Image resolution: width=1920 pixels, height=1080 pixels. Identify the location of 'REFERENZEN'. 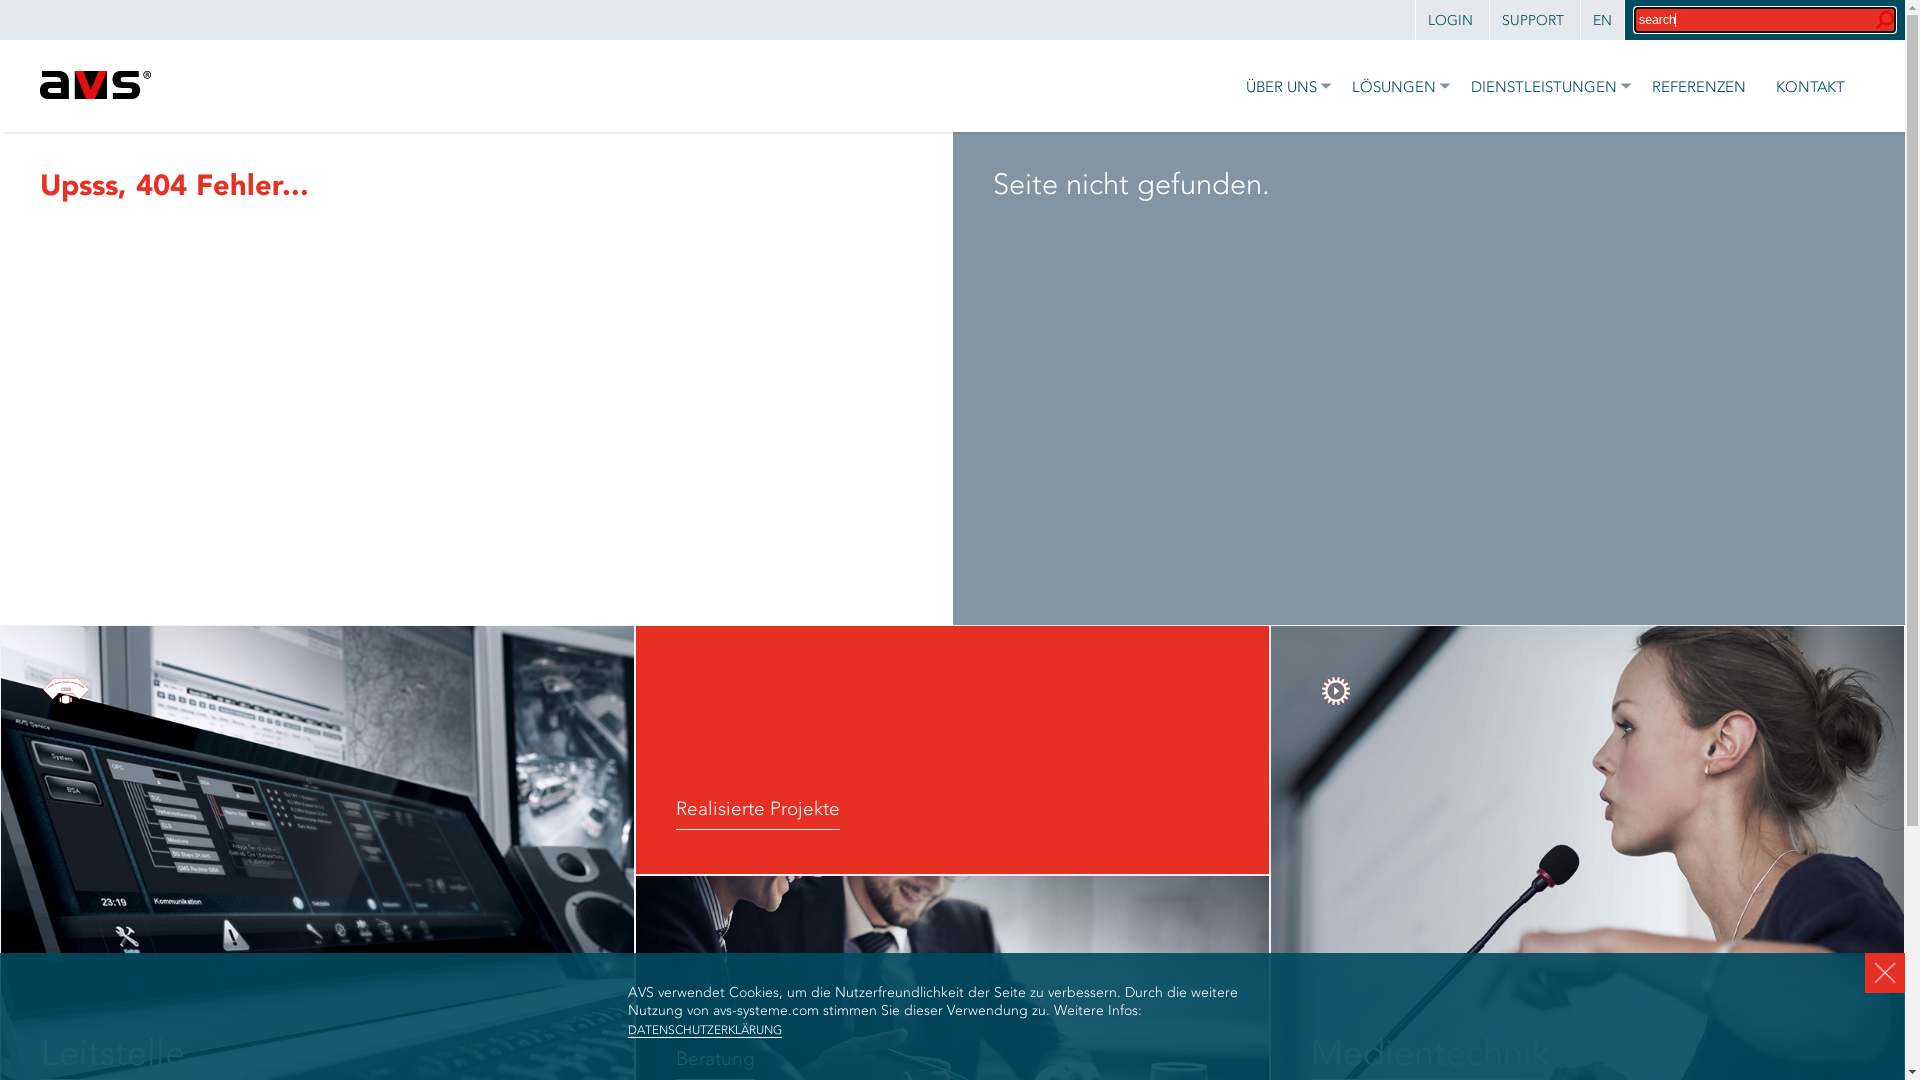
(1693, 84).